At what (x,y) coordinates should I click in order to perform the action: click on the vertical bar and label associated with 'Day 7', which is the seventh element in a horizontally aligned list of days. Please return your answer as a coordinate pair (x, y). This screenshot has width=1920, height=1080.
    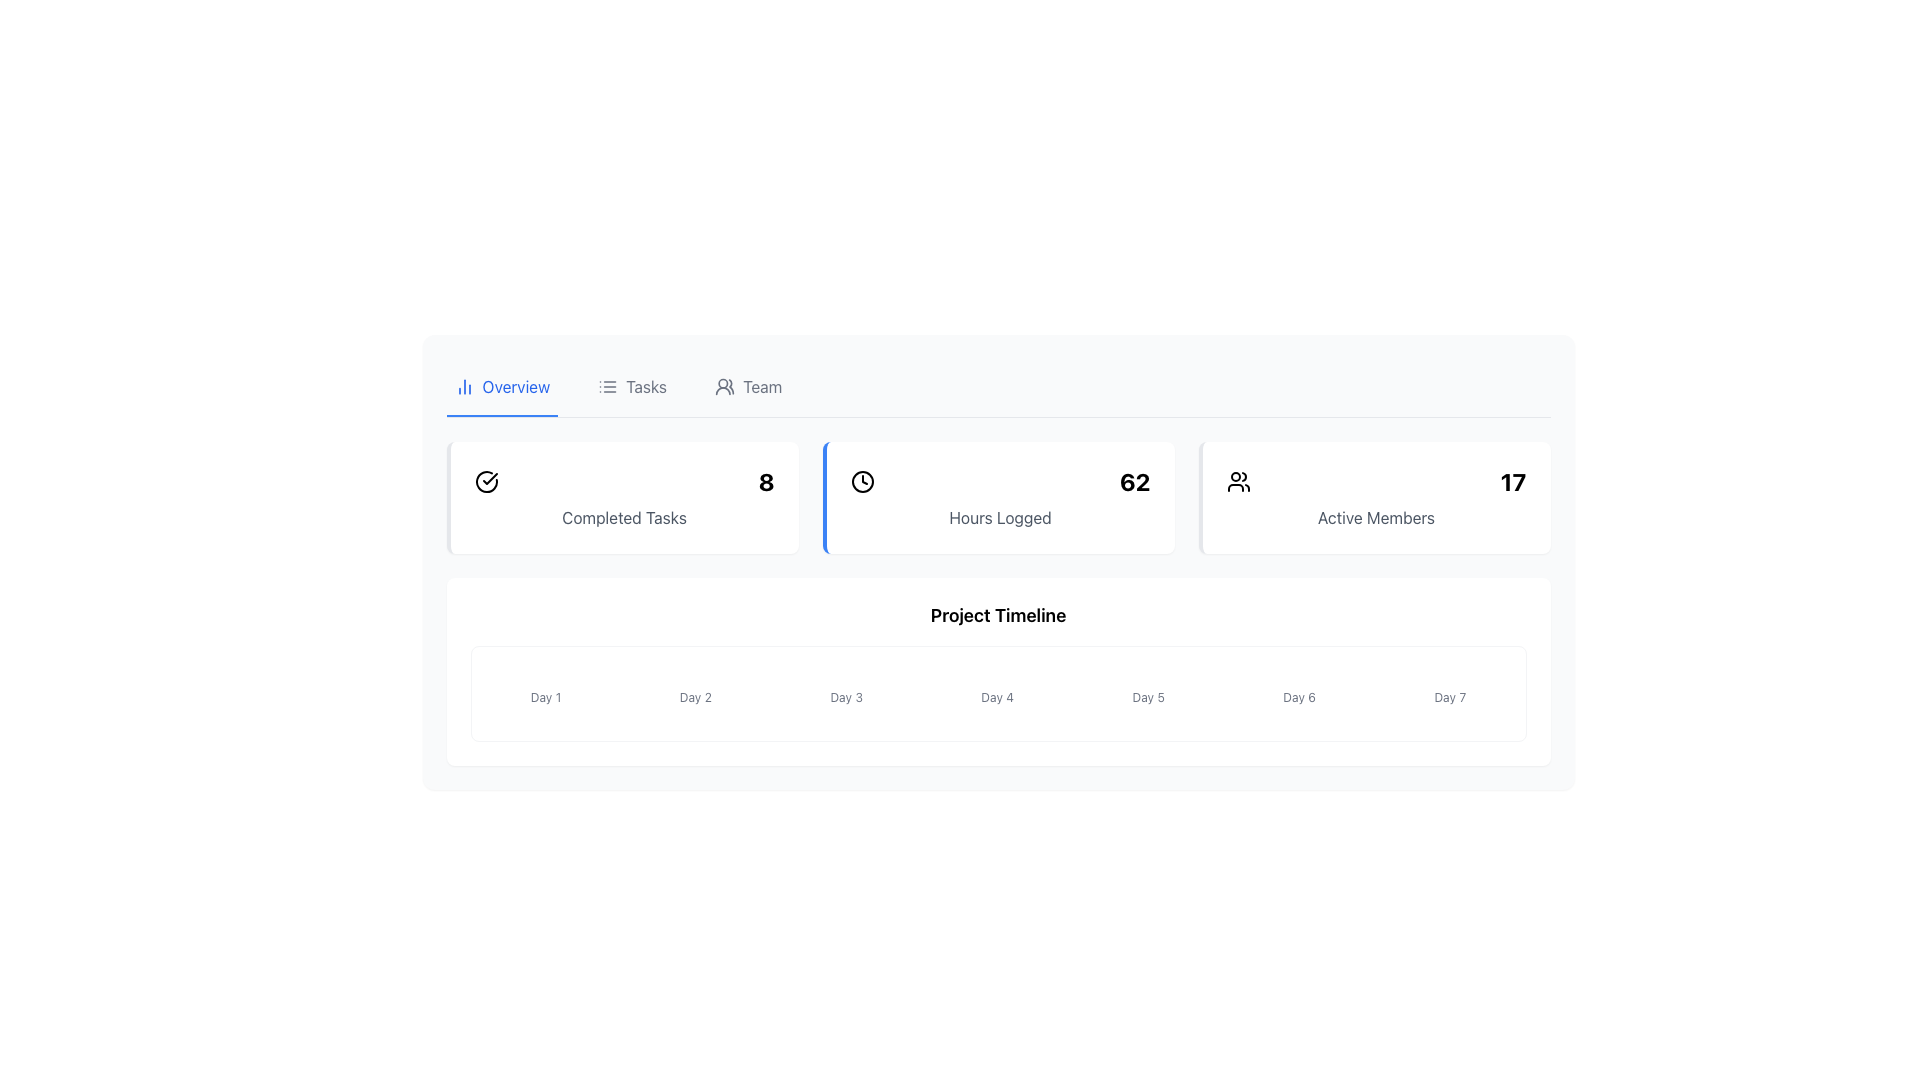
    Looking at the image, I should click on (1450, 693).